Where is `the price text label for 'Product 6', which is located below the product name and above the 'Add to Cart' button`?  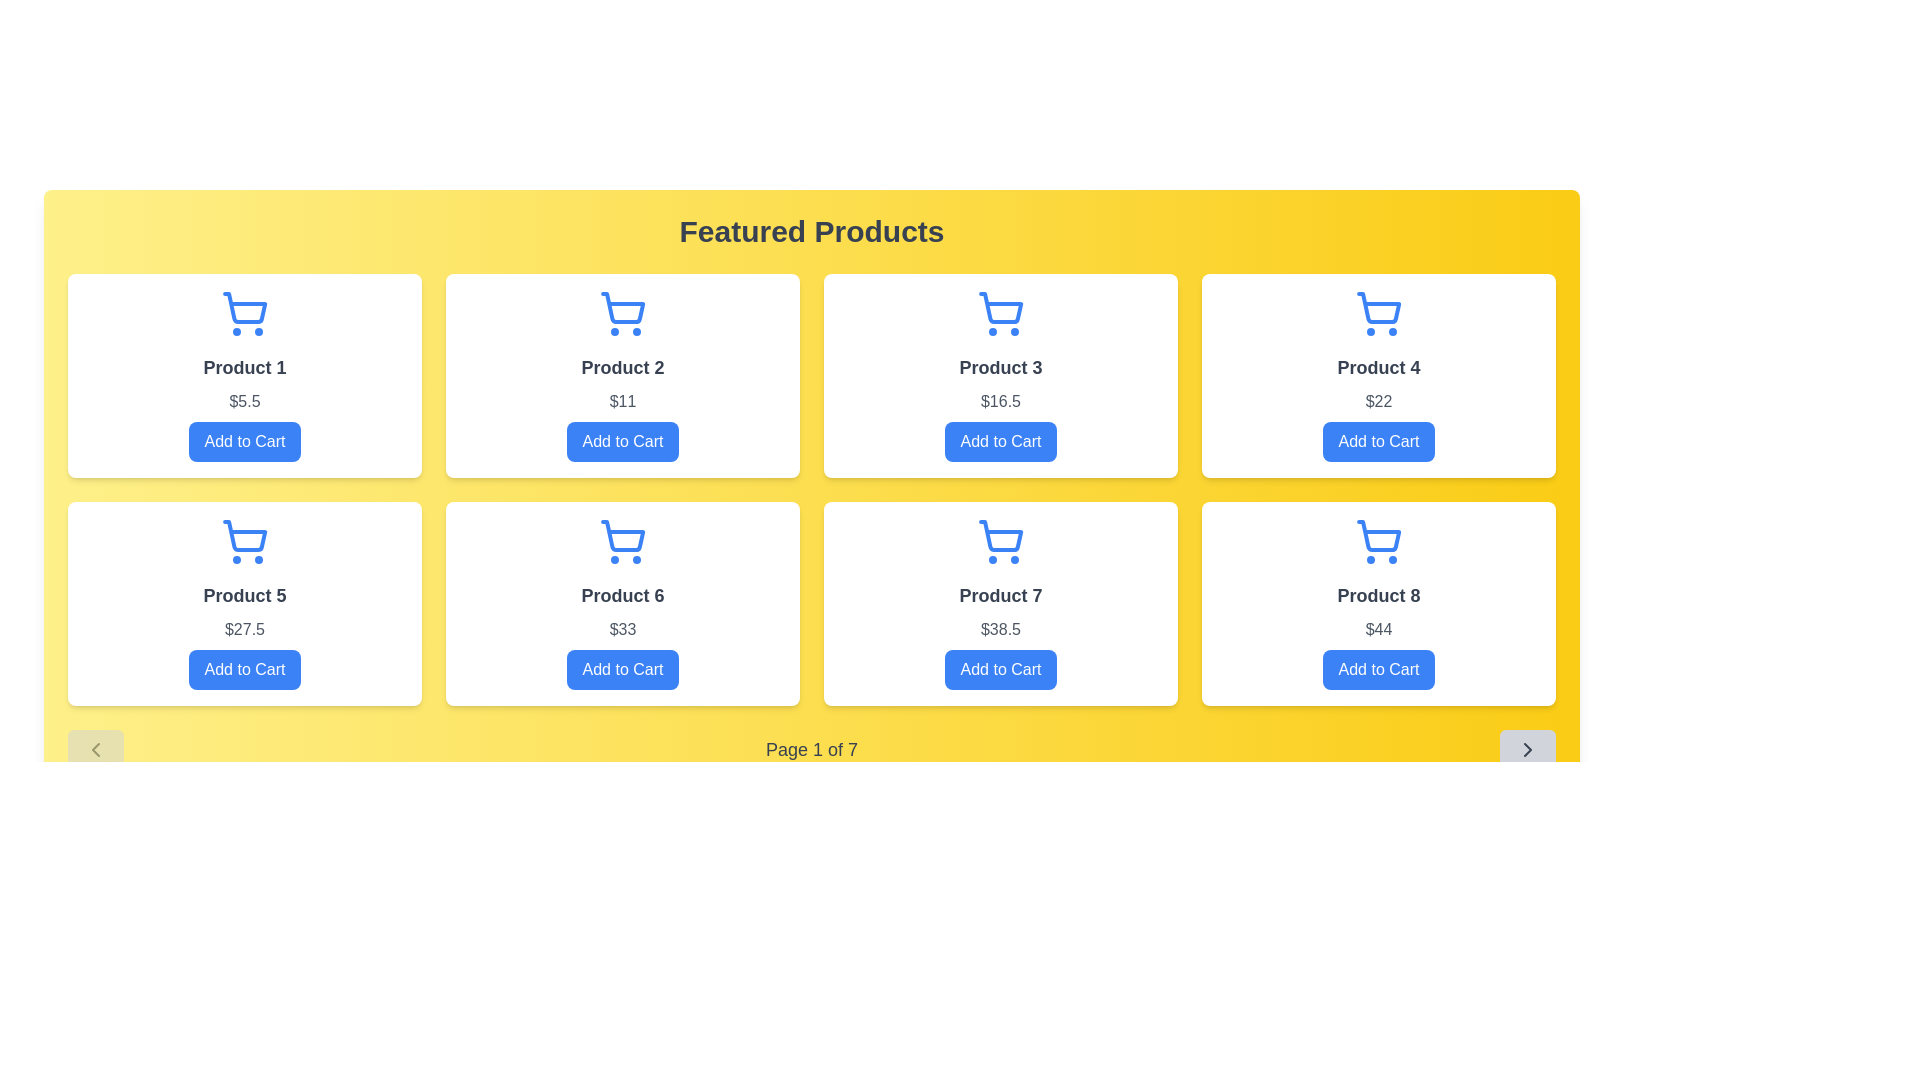
the price text label for 'Product 6', which is located below the product name and above the 'Add to Cart' button is located at coordinates (622, 628).